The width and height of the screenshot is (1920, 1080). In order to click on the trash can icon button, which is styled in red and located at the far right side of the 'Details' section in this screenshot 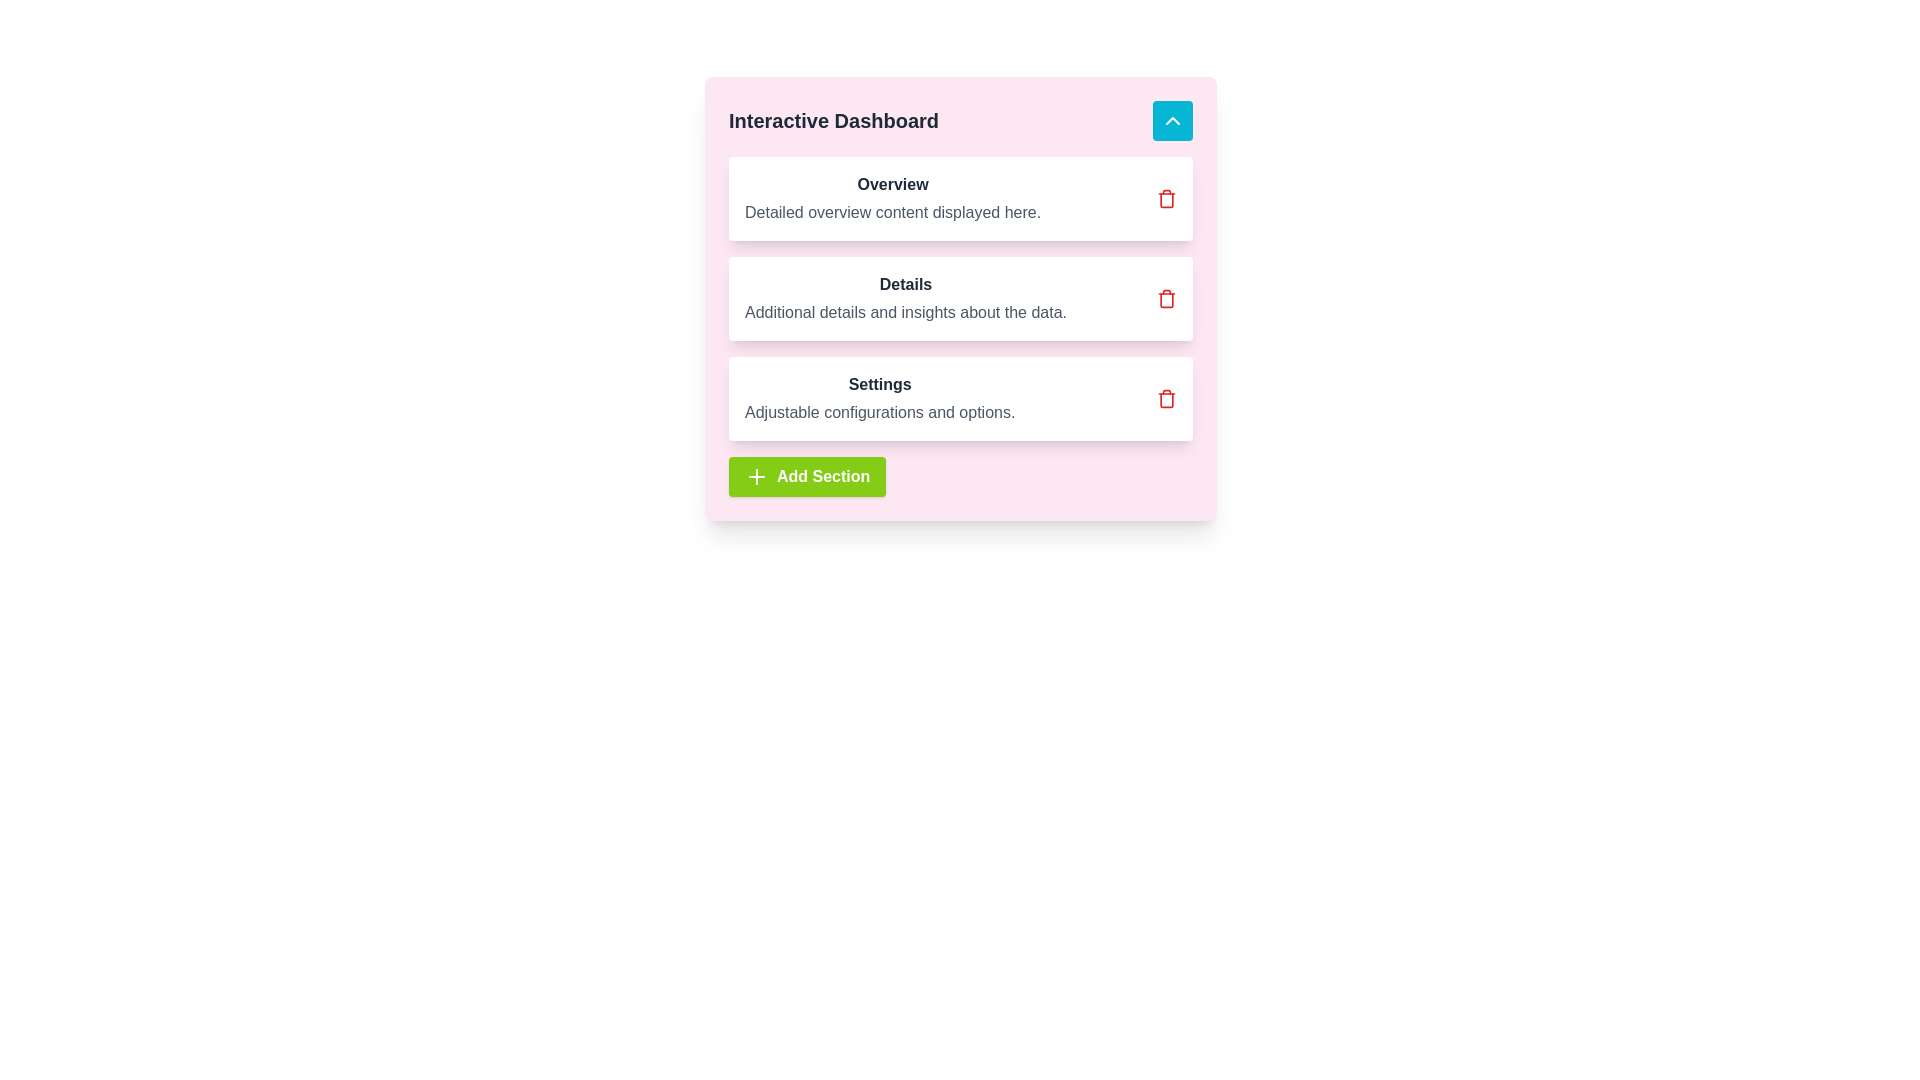, I will do `click(1166, 299)`.